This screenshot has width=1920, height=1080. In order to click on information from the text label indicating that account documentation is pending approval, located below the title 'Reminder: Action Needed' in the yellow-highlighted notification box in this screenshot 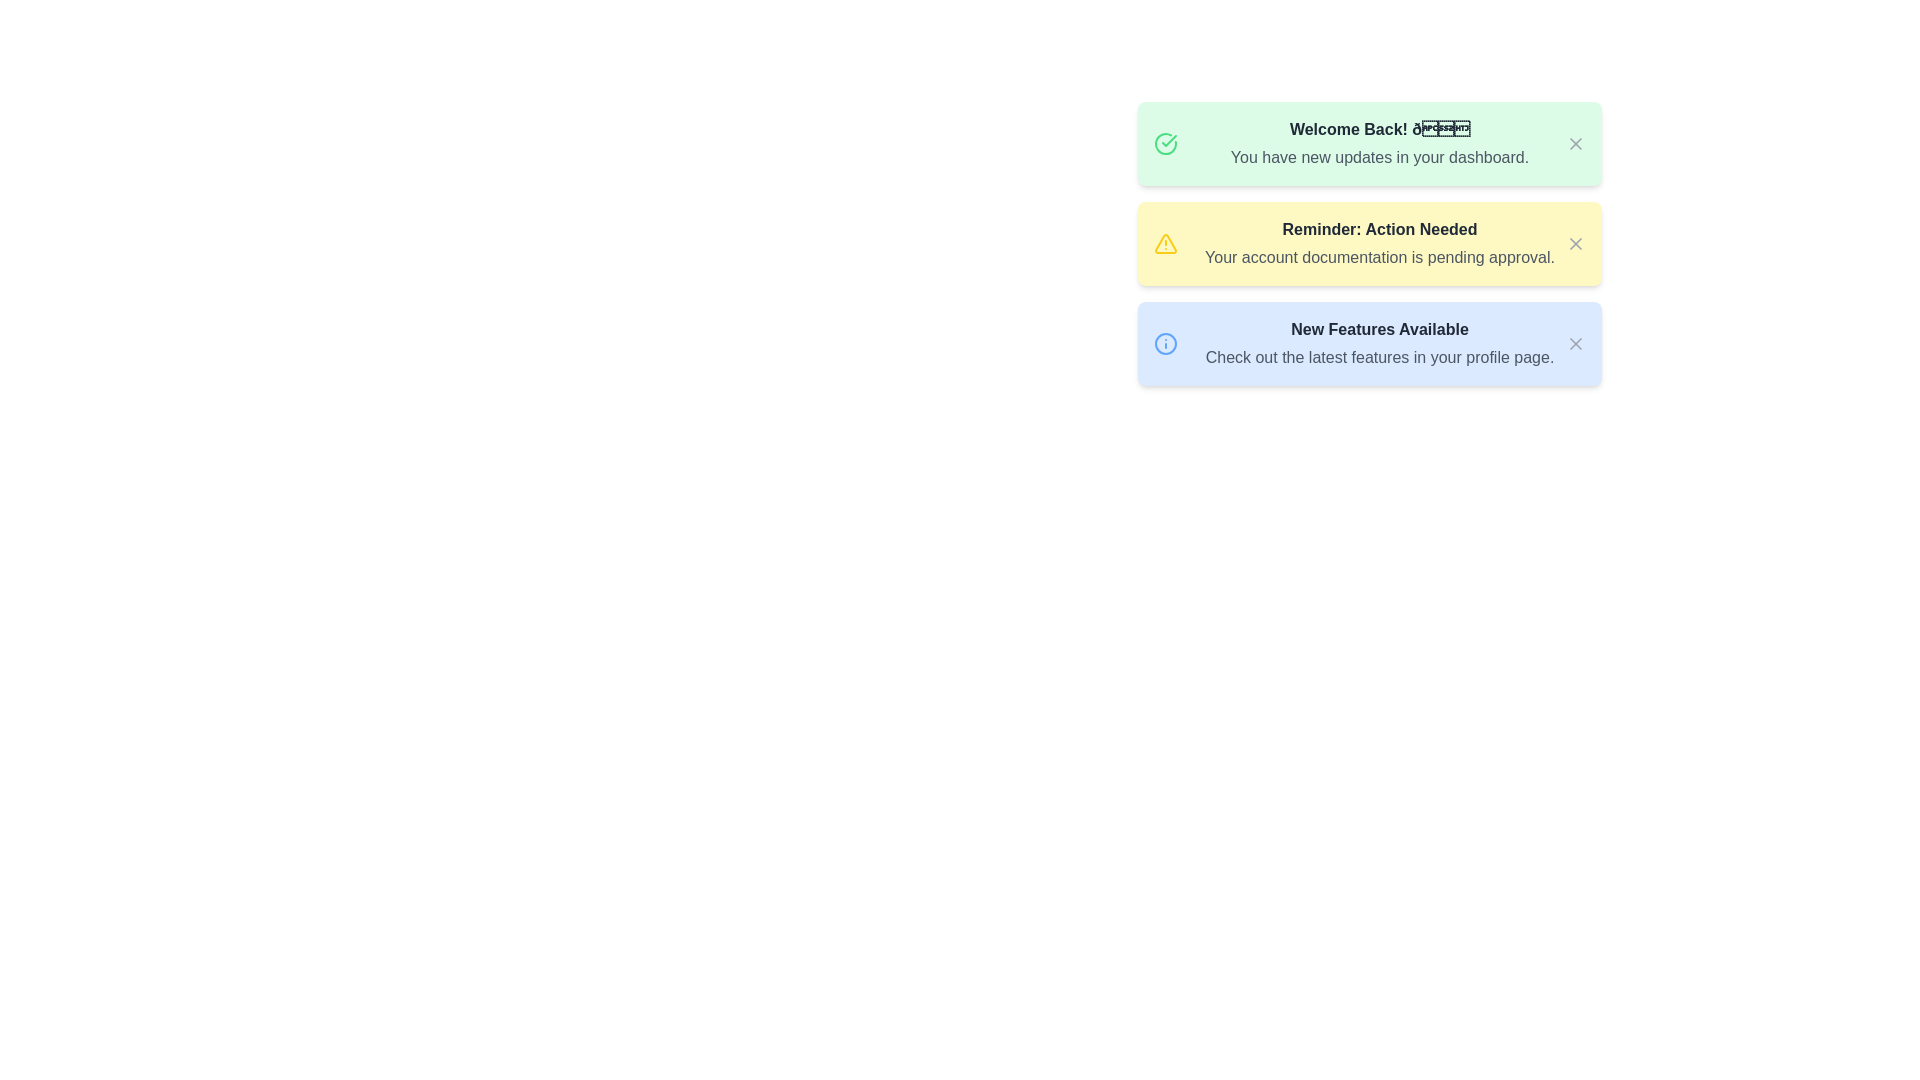, I will do `click(1379, 257)`.